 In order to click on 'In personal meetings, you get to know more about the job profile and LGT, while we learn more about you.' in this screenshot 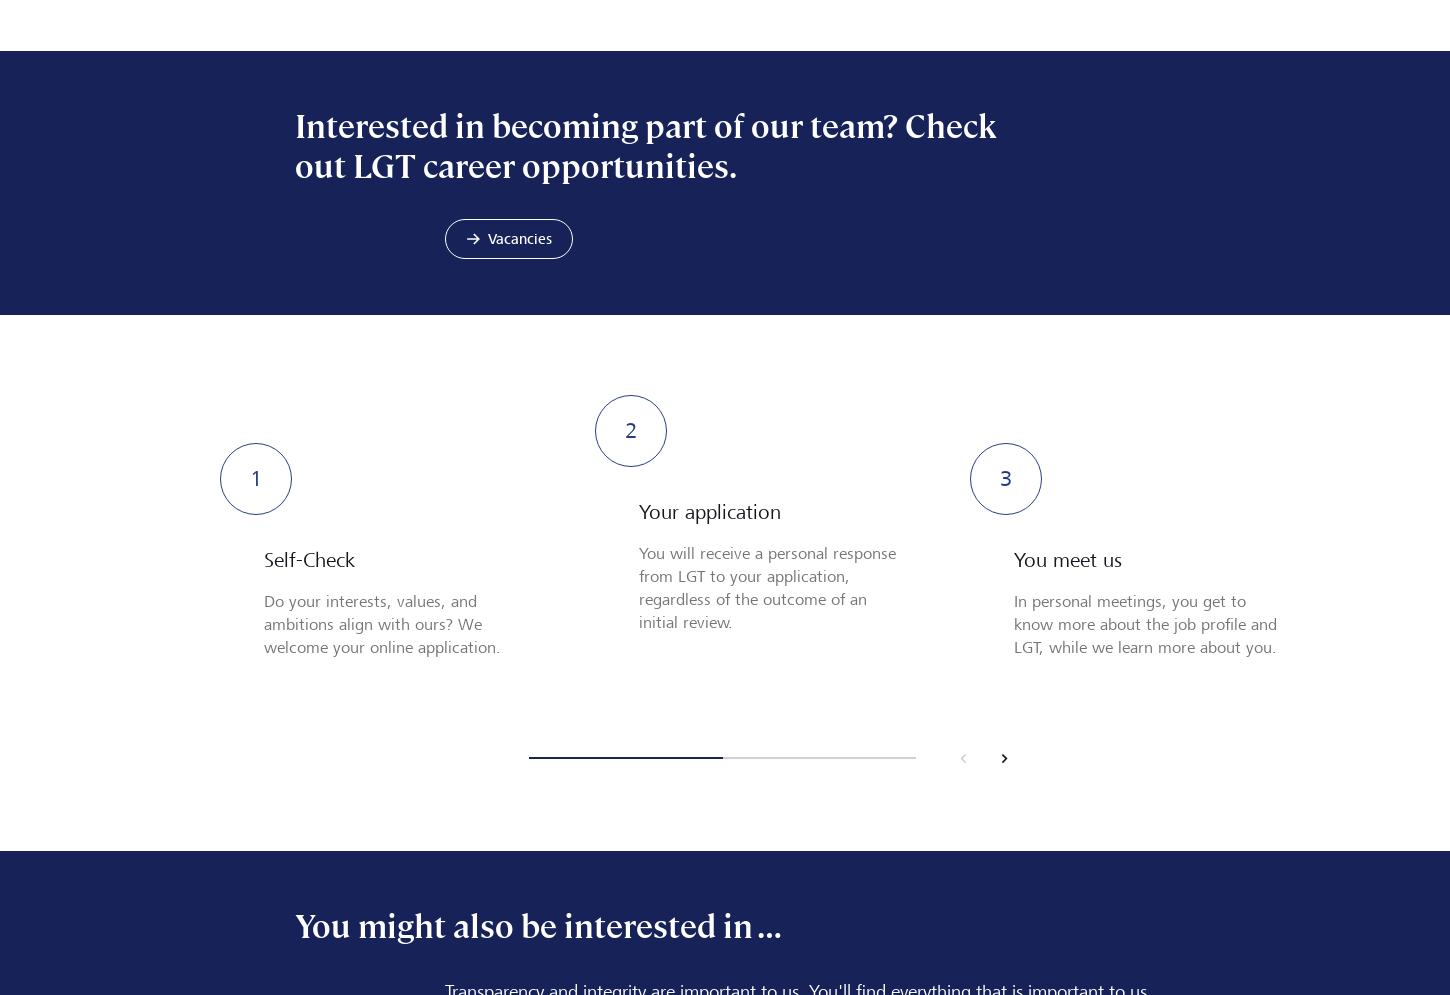, I will do `click(1144, 623)`.